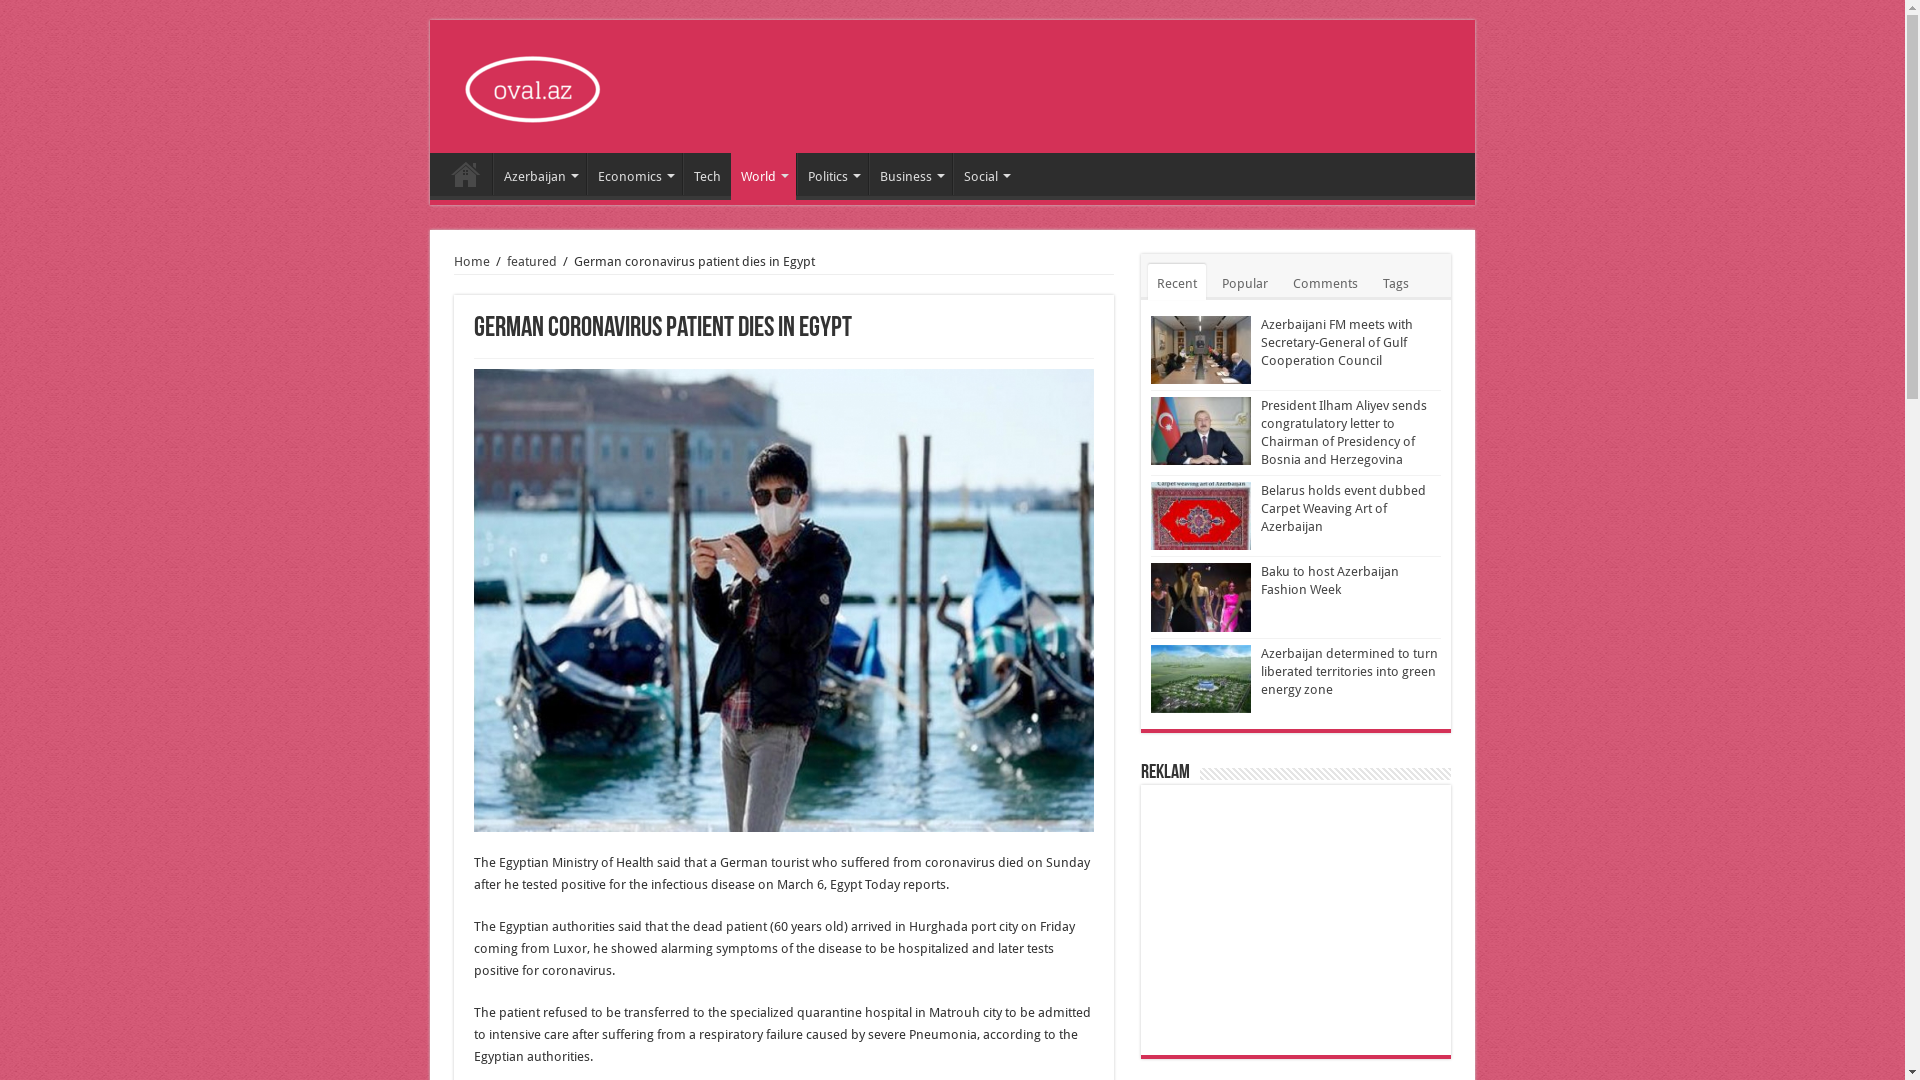 This screenshot has width=1920, height=1080. Describe the element at coordinates (532, 260) in the screenshot. I see `'featured'` at that location.